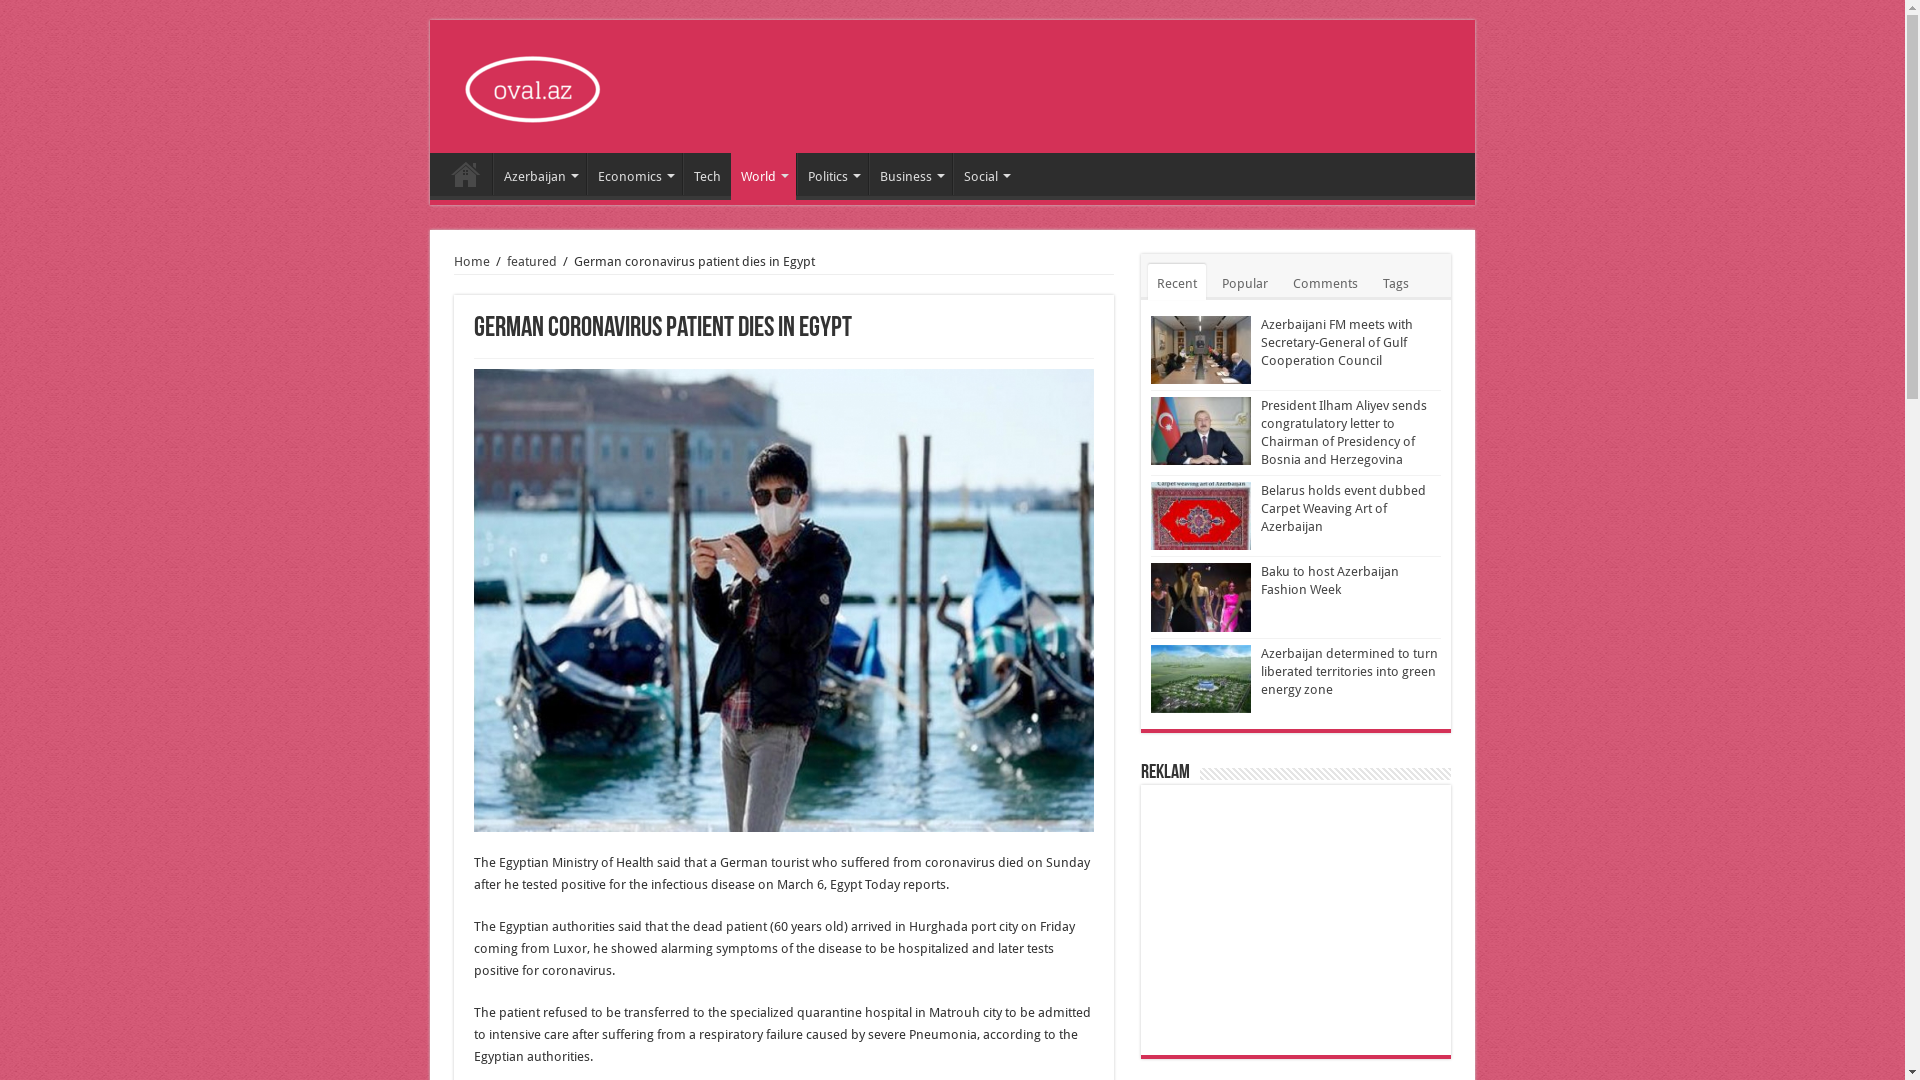 This screenshot has width=1920, height=1080. Describe the element at coordinates (532, 260) in the screenshot. I see `'featured'` at that location.